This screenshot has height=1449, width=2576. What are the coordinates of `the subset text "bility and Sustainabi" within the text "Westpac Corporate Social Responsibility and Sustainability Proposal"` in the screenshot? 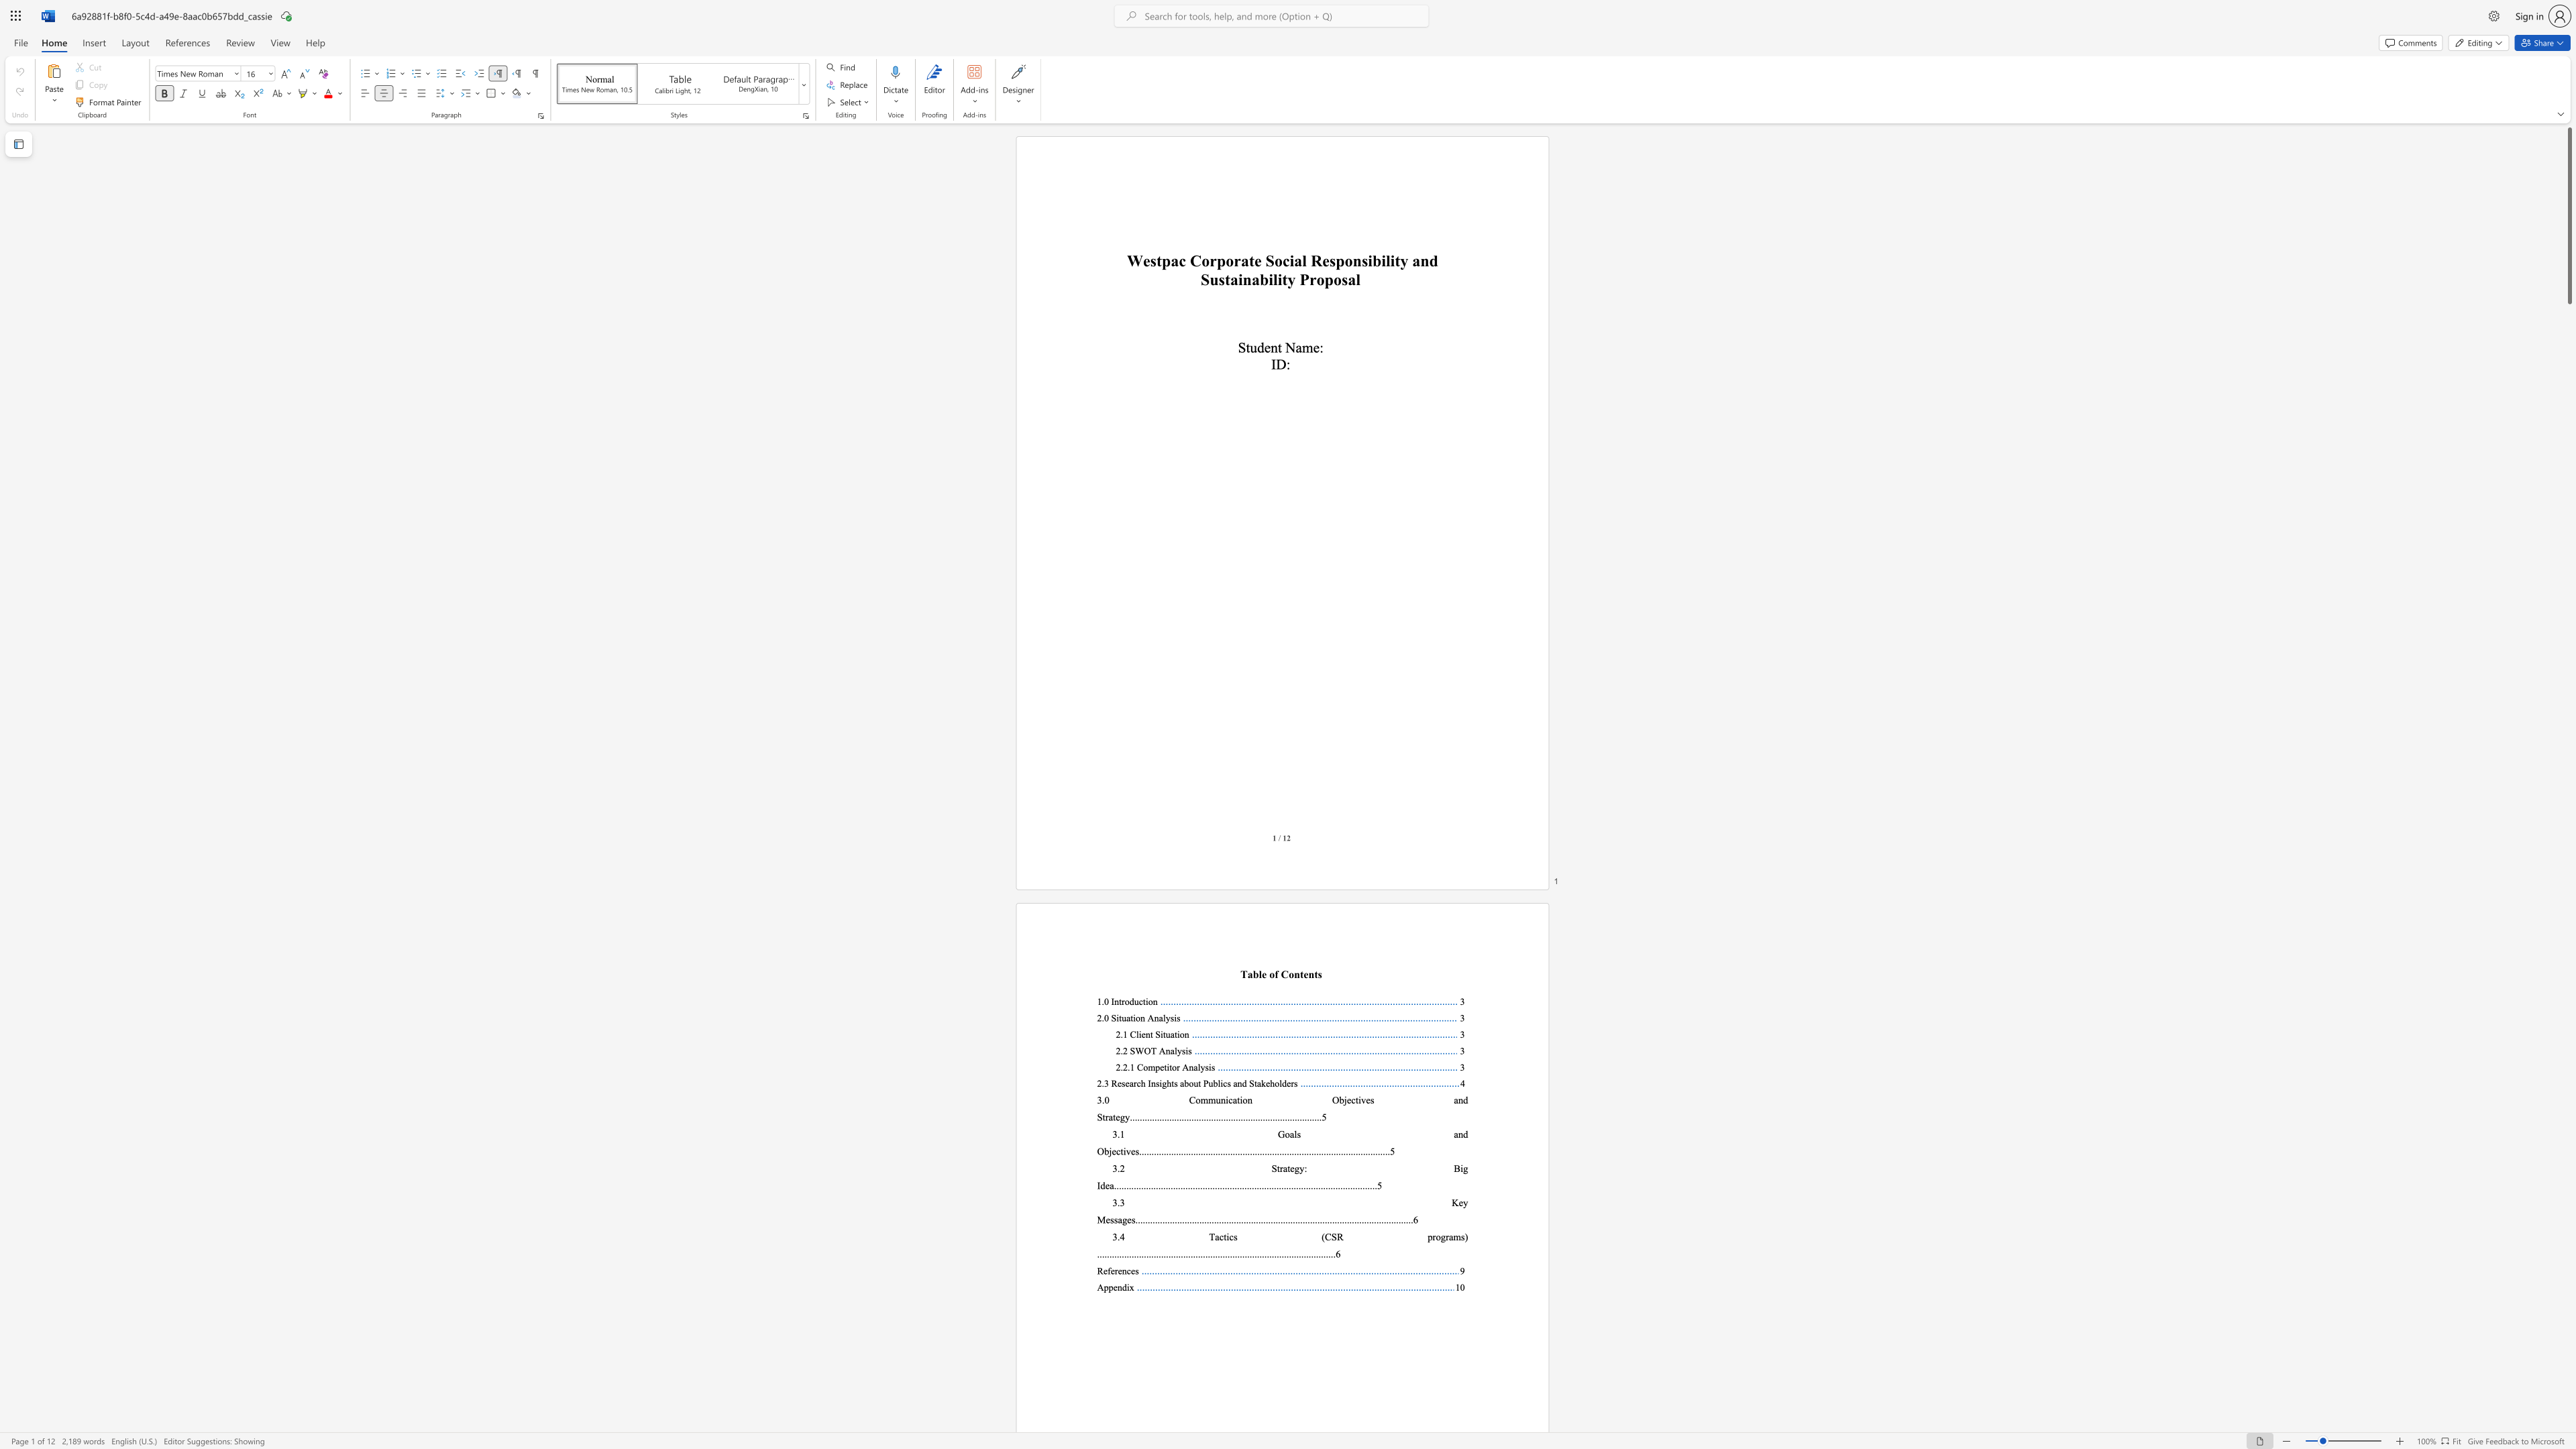 It's located at (1371, 260).